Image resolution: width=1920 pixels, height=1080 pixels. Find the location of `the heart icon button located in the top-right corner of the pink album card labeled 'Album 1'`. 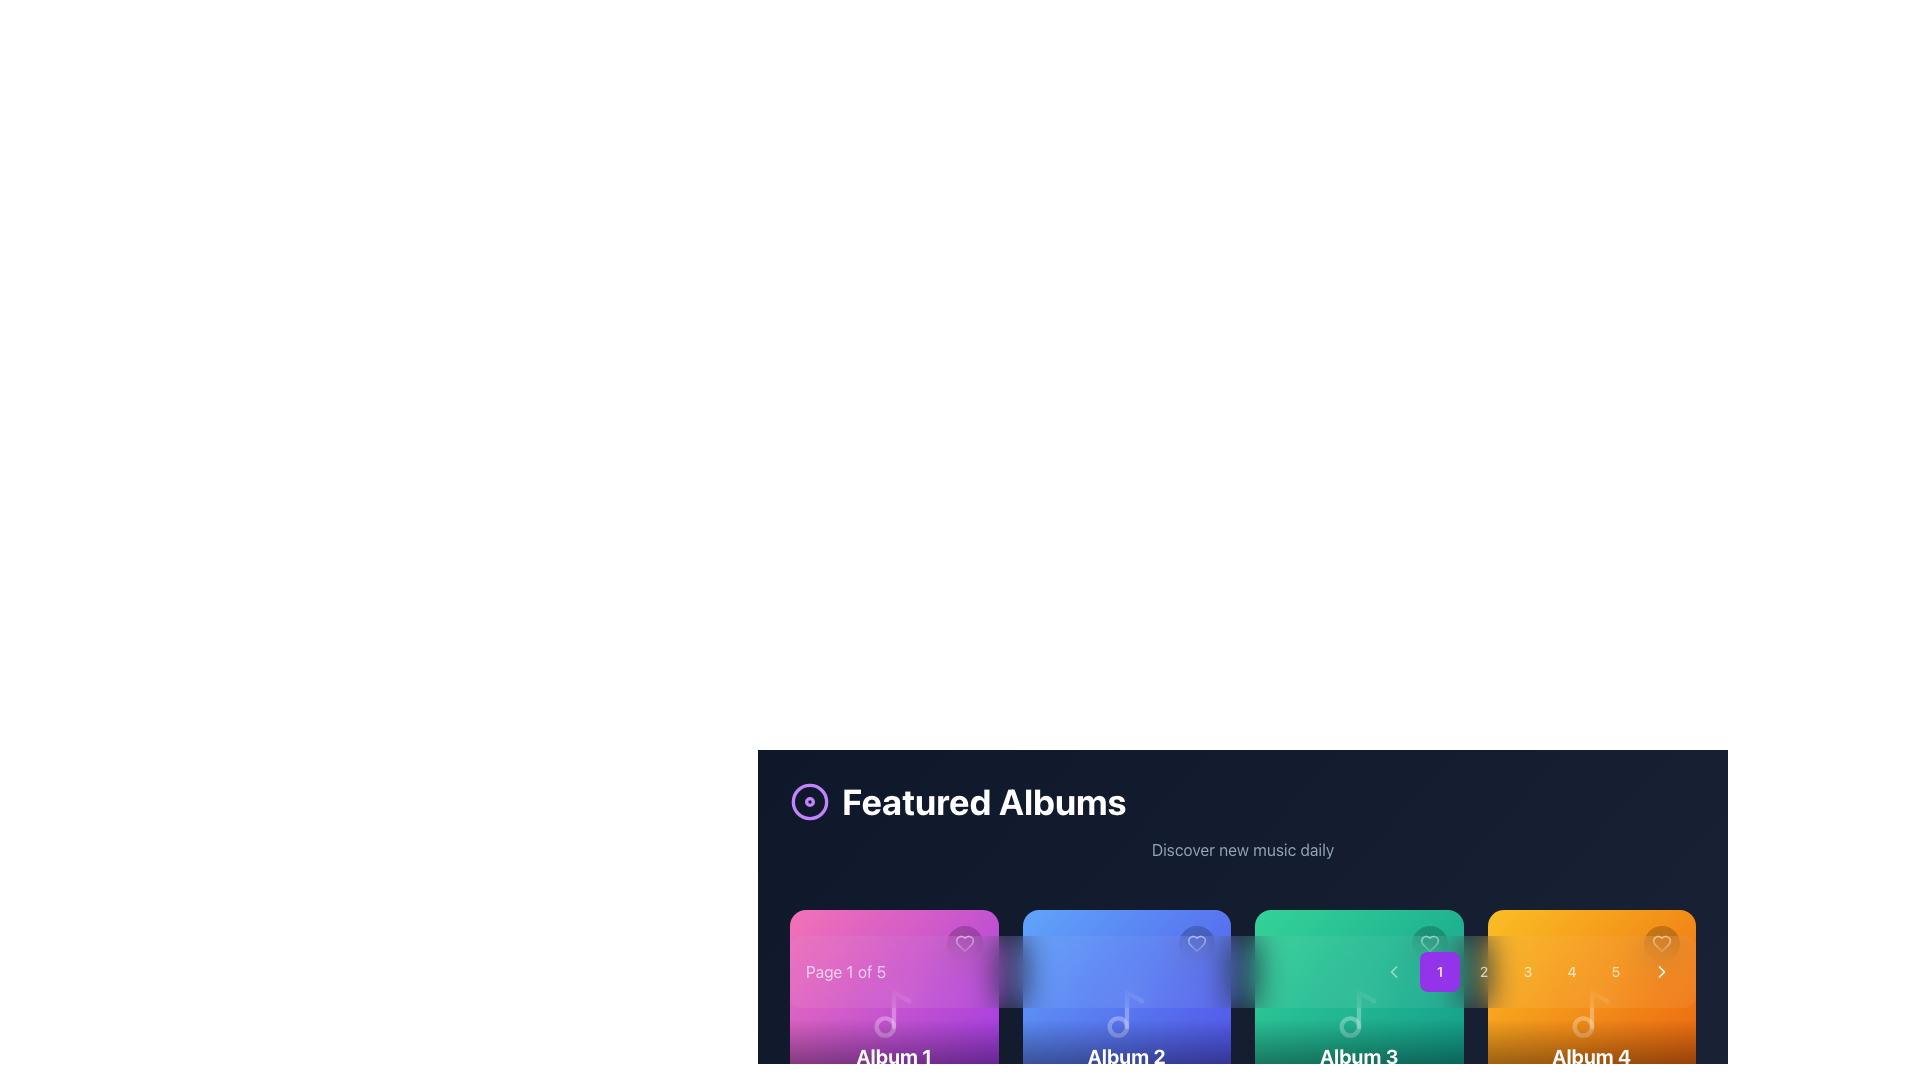

the heart icon button located in the top-right corner of the pink album card labeled 'Album 1' is located at coordinates (964, 944).